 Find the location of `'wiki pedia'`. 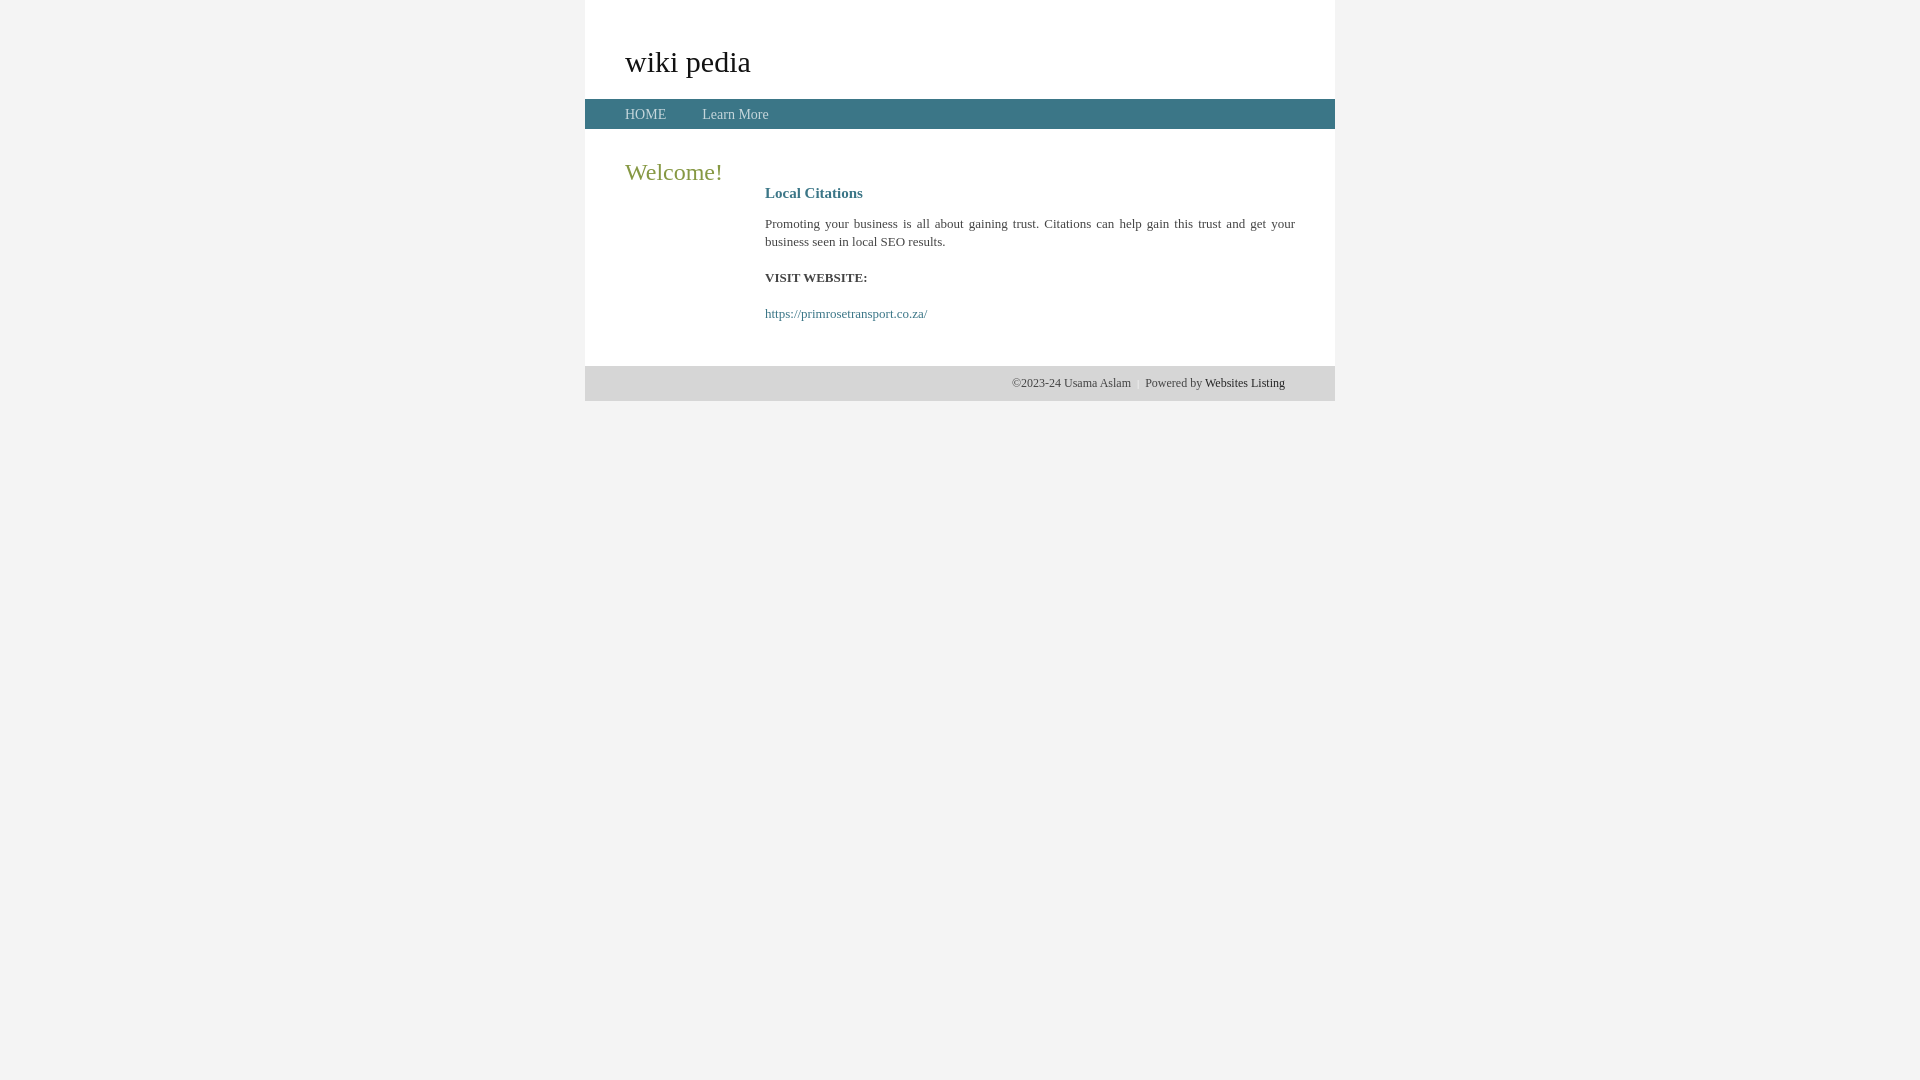

'wiki pedia' is located at coordinates (687, 60).